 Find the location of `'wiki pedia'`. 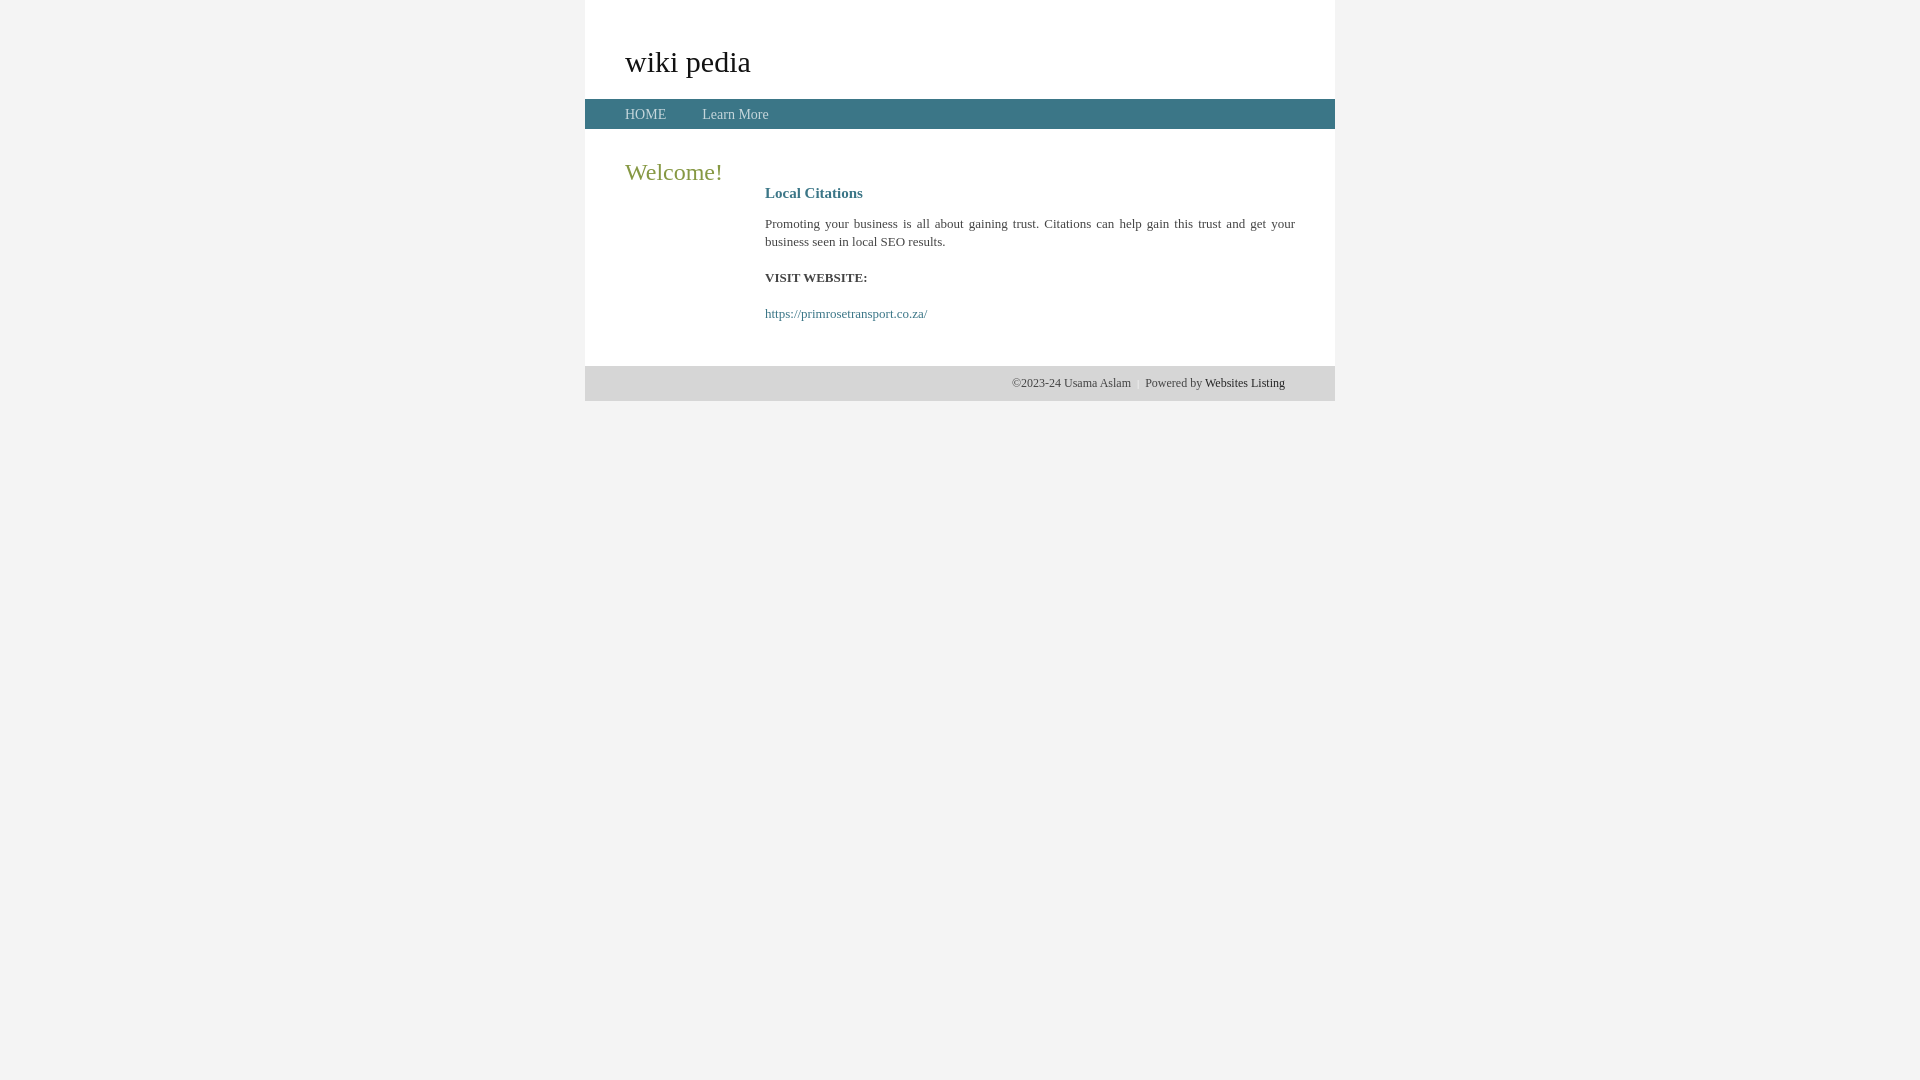

'wiki pedia' is located at coordinates (687, 60).